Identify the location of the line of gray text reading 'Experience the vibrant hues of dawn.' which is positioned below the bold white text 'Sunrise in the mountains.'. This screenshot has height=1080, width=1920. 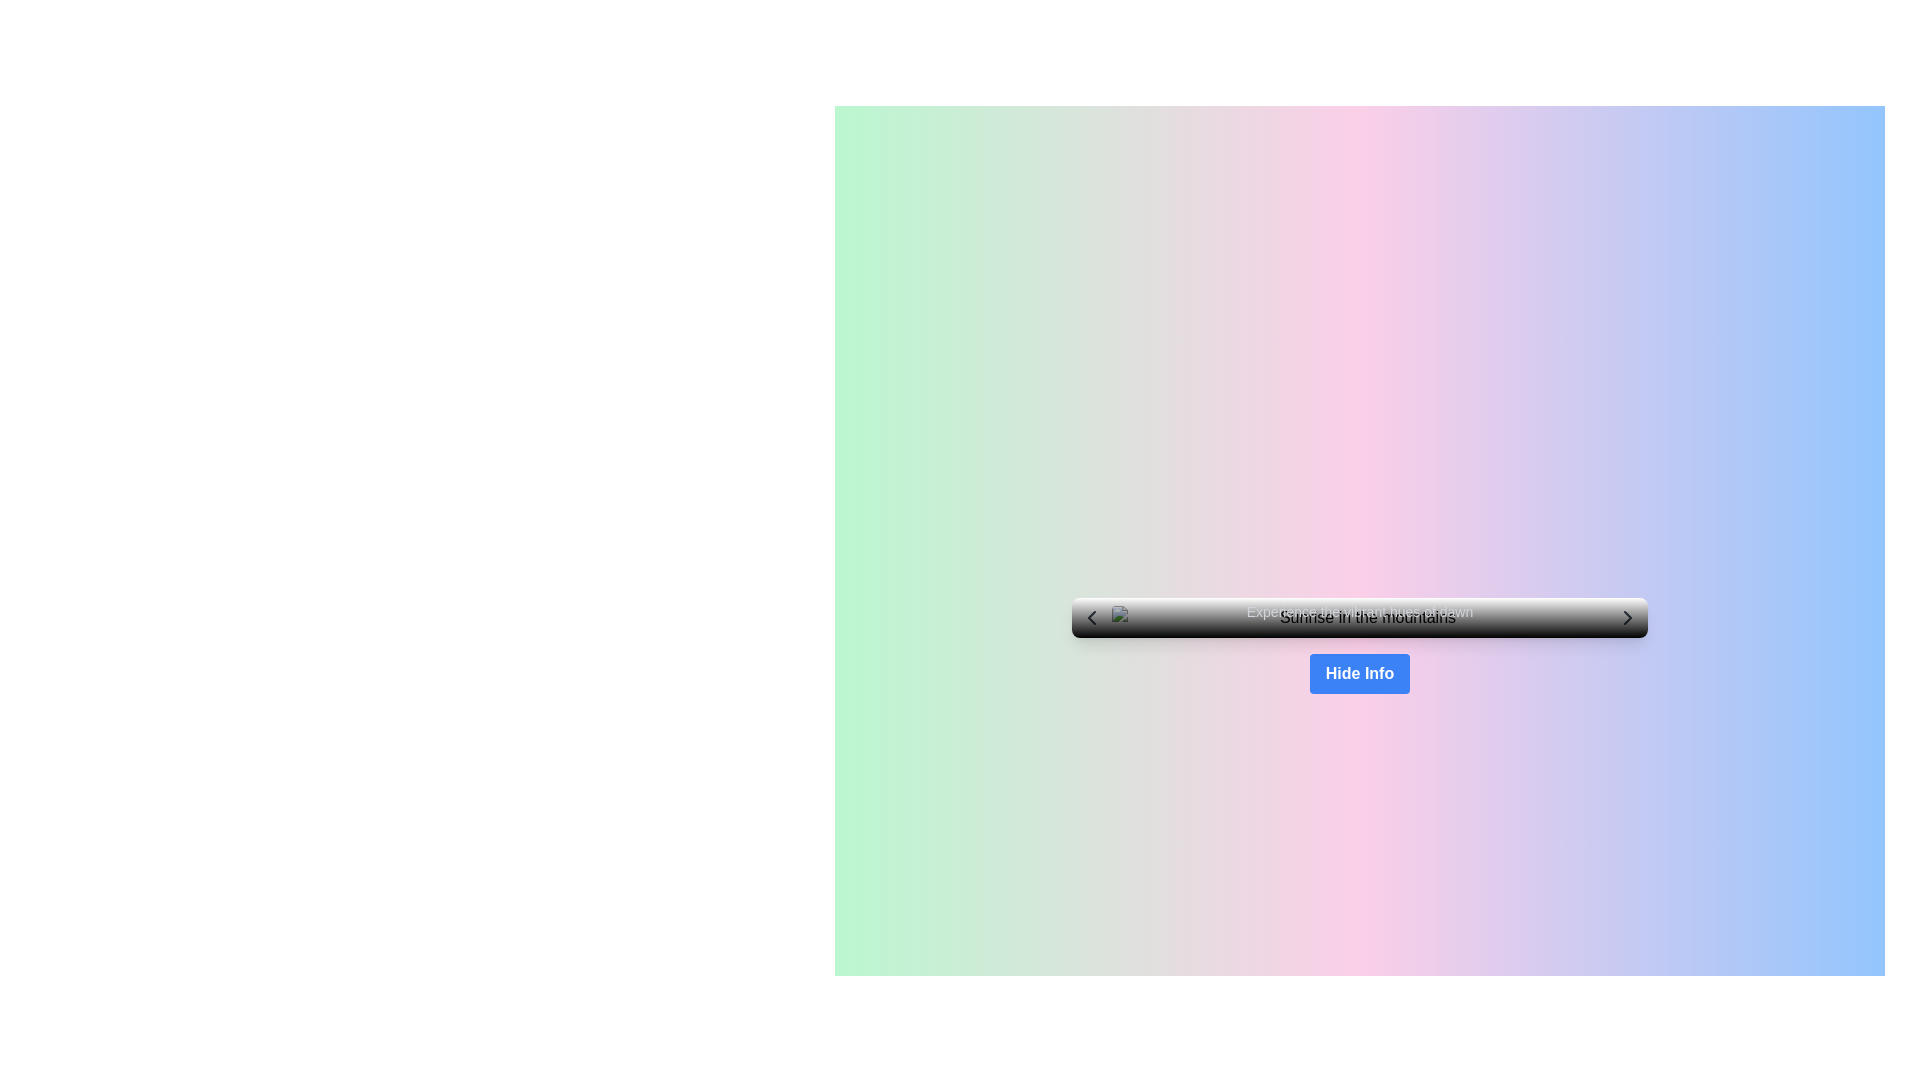
(1359, 611).